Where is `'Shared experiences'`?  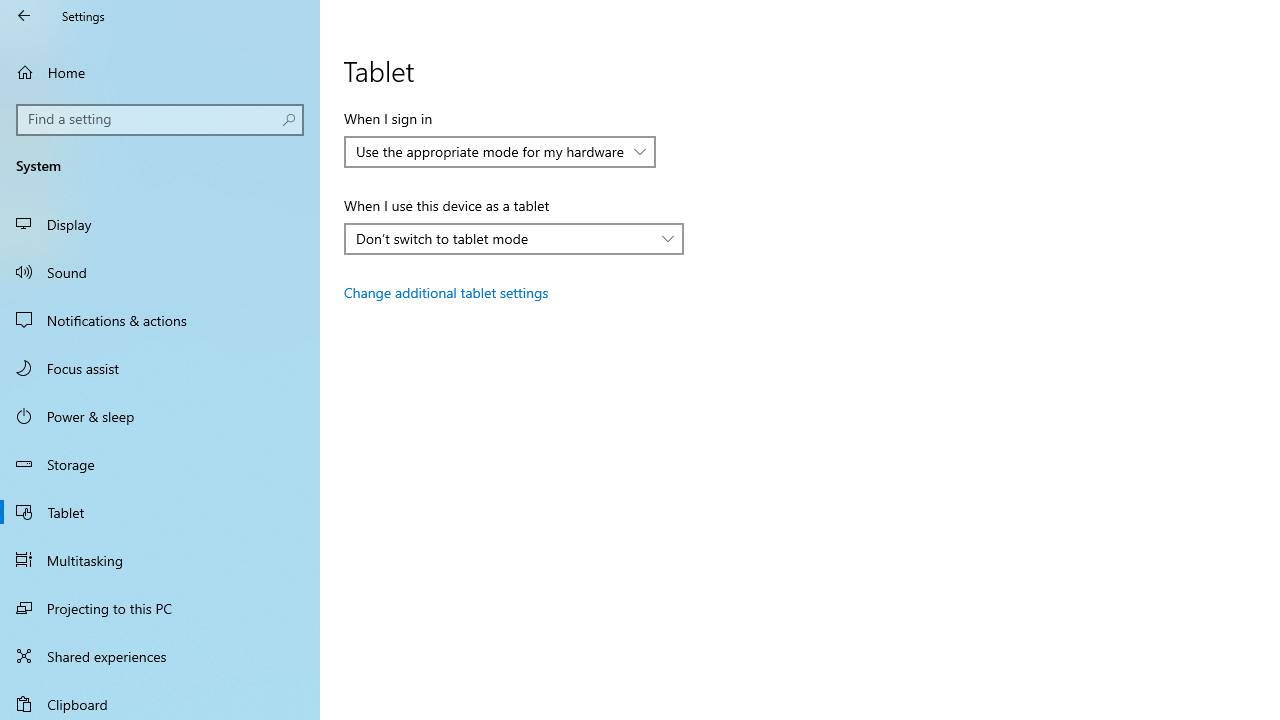 'Shared experiences' is located at coordinates (160, 655).